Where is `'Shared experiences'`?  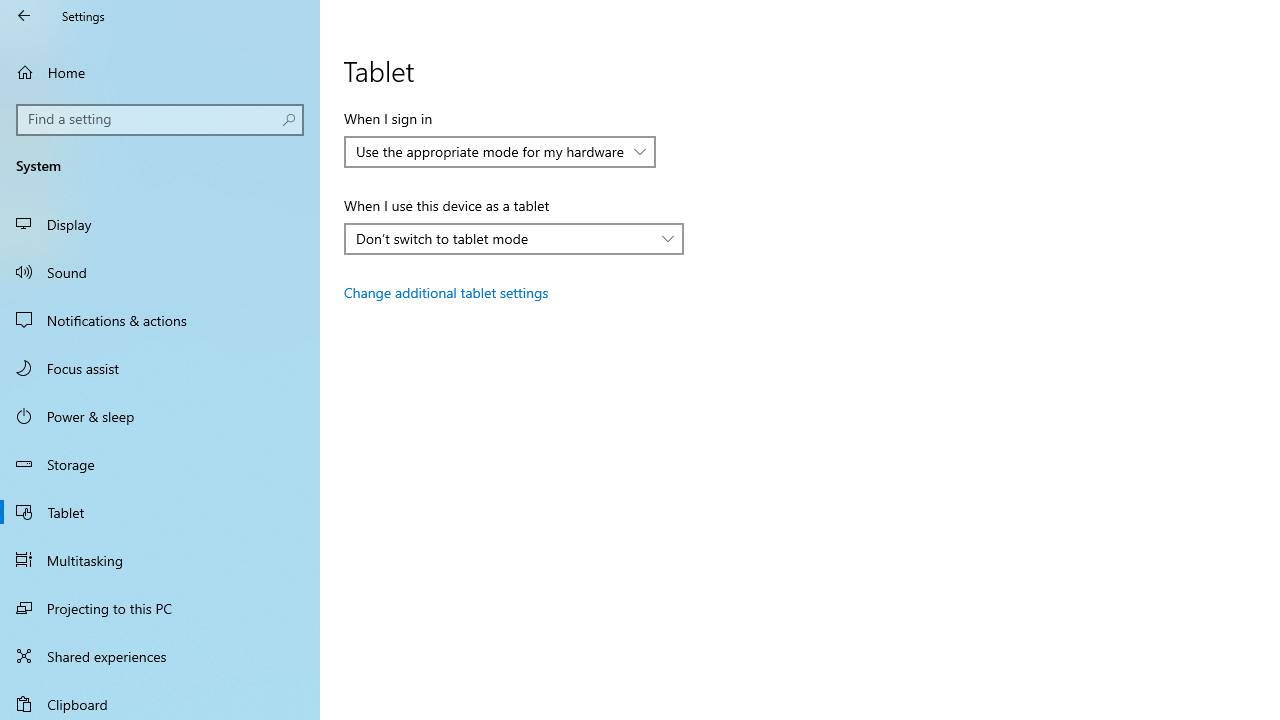 'Shared experiences' is located at coordinates (160, 655).